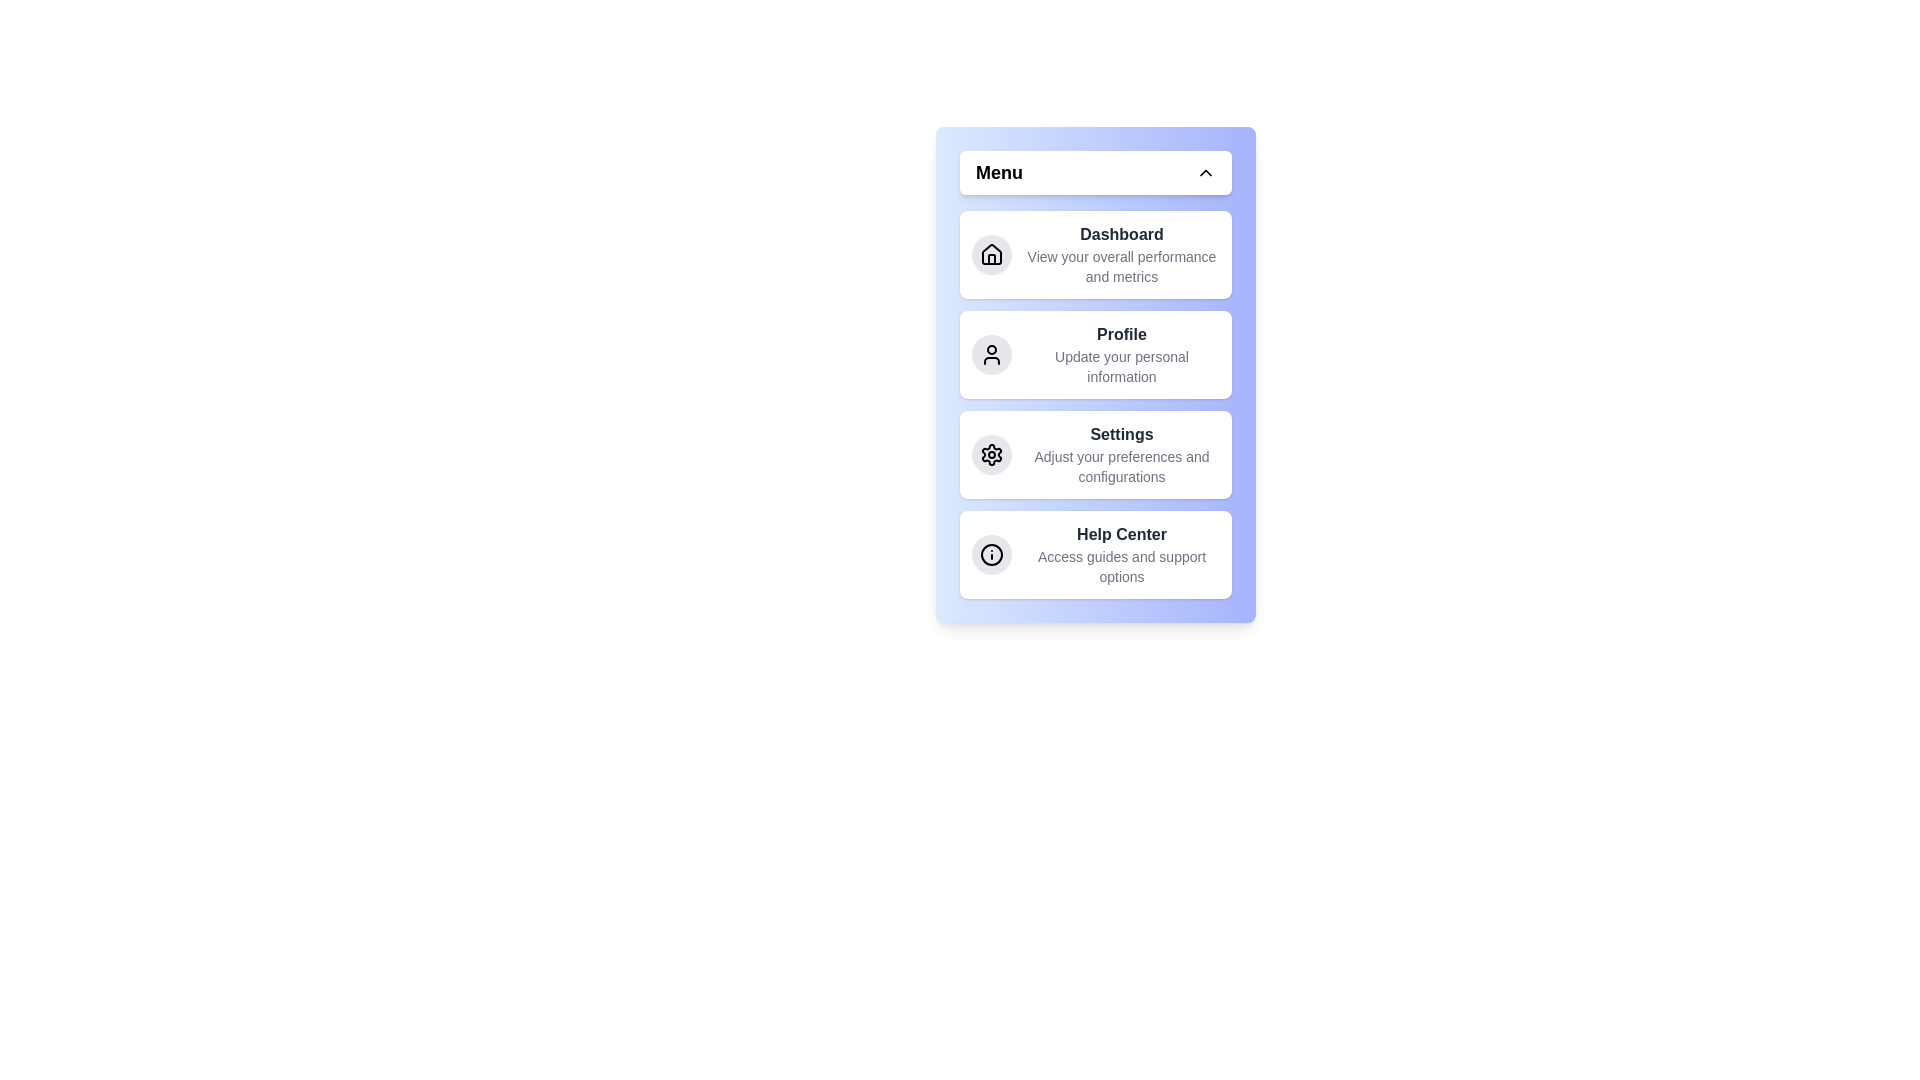  I want to click on the menu item Help Center to observe the hover effect, so click(1094, 555).